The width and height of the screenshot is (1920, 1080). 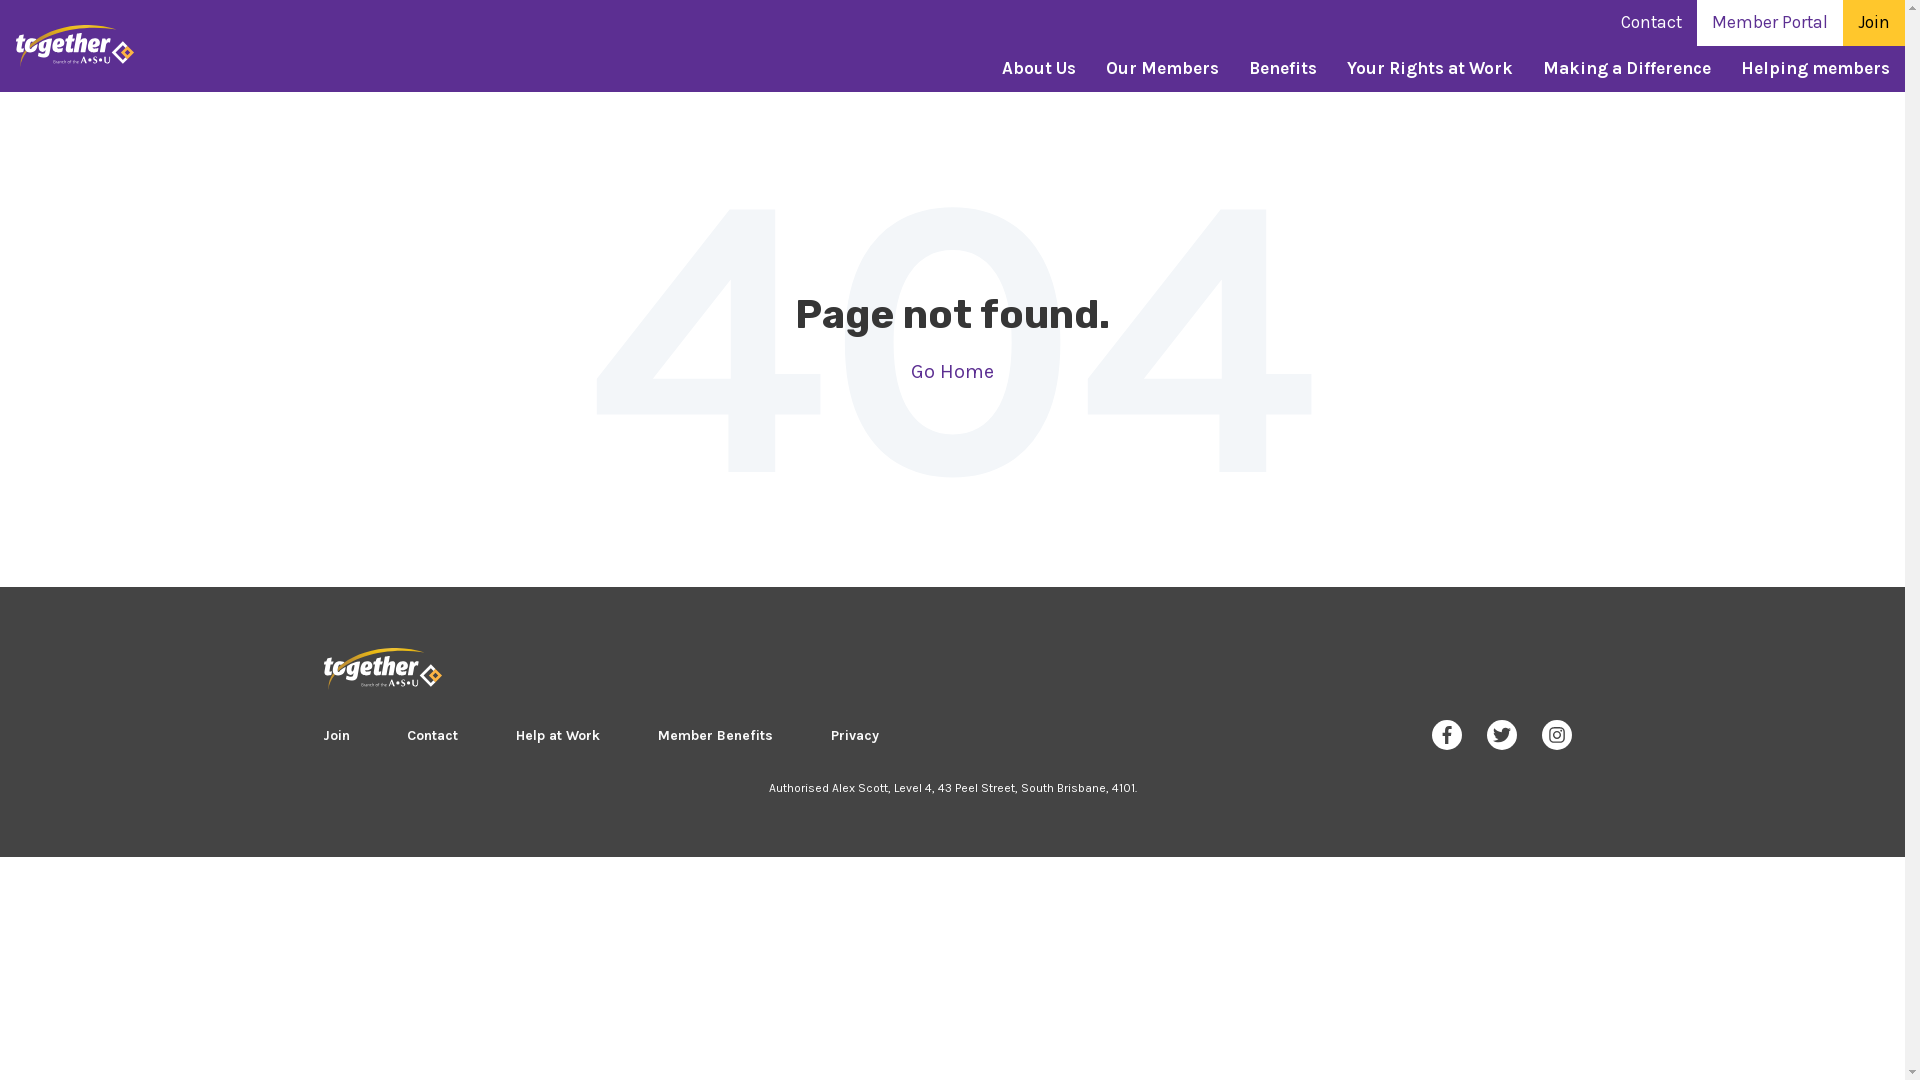 I want to click on 'Benefits', so click(x=1282, y=68).